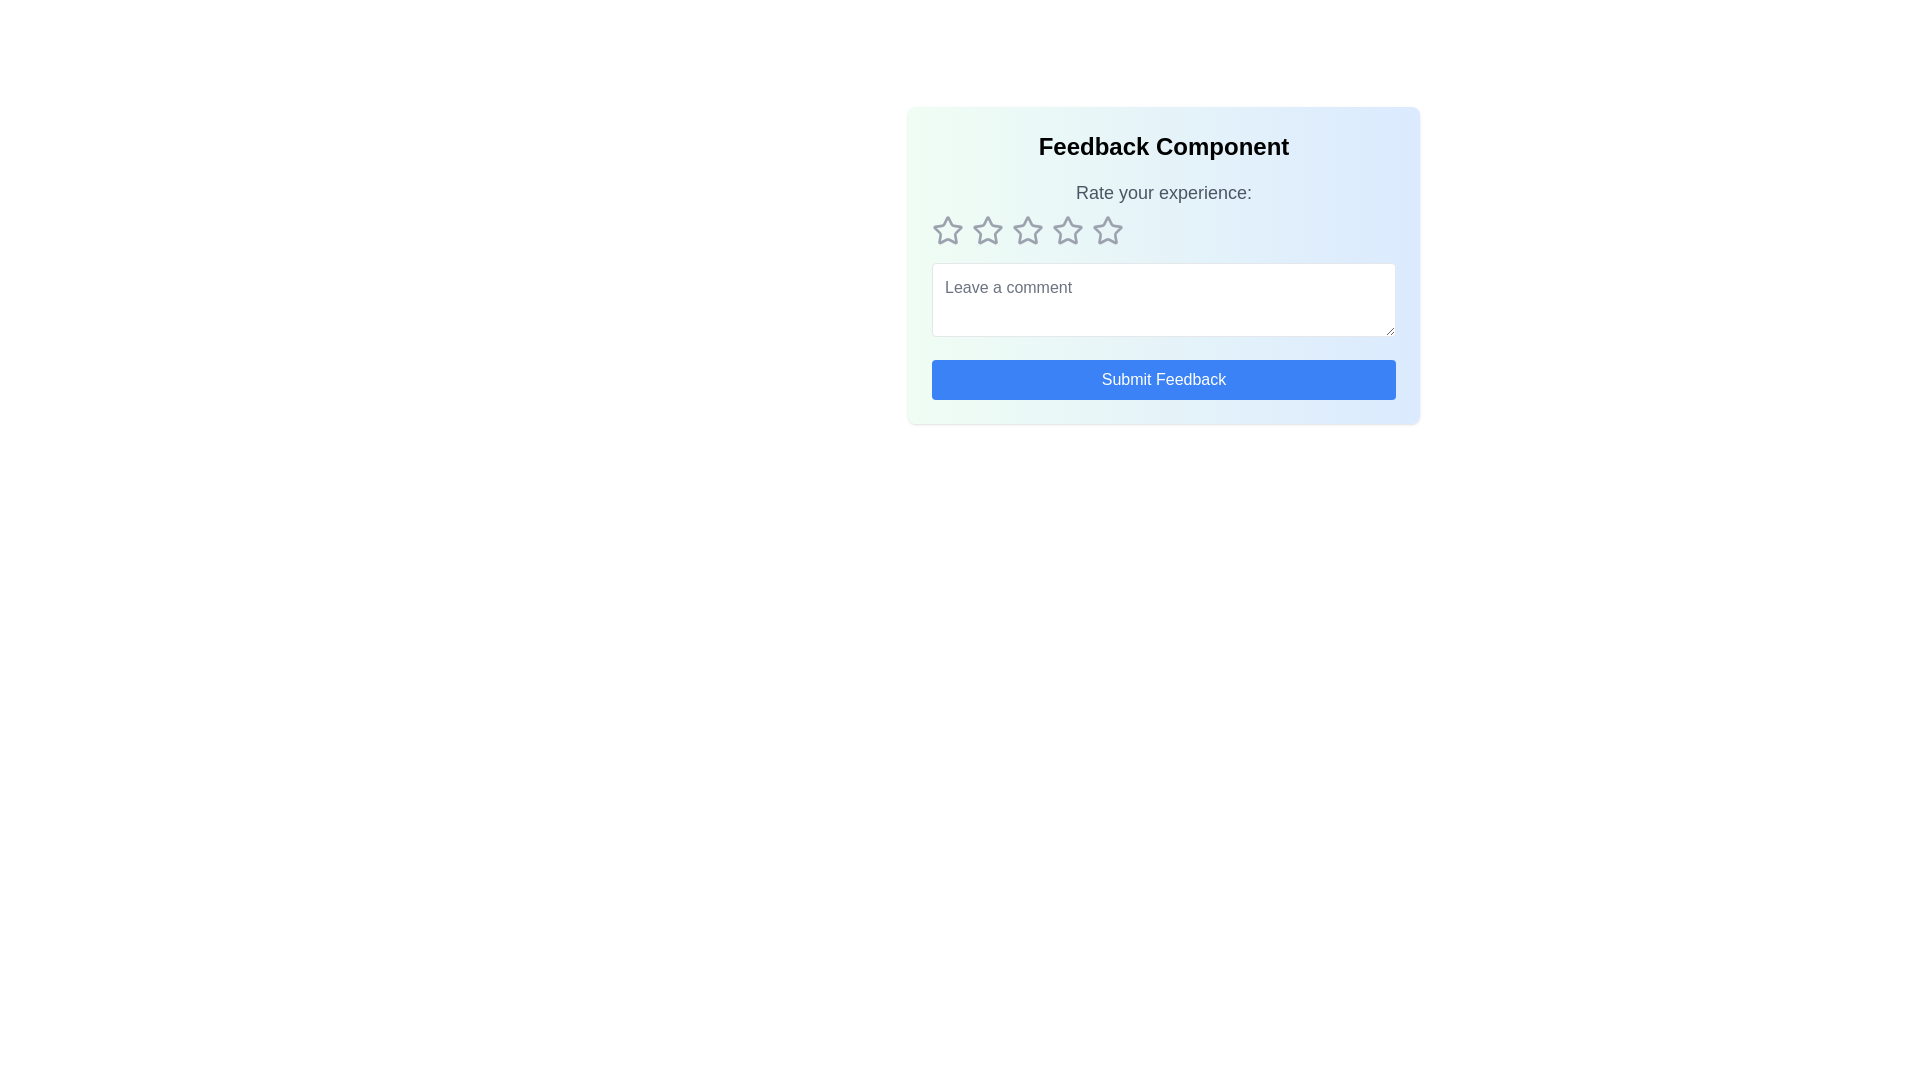 The height and width of the screenshot is (1080, 1920). I want to click on the first star in the row of five rating stars located in the feedback component section, so click(947, 230).